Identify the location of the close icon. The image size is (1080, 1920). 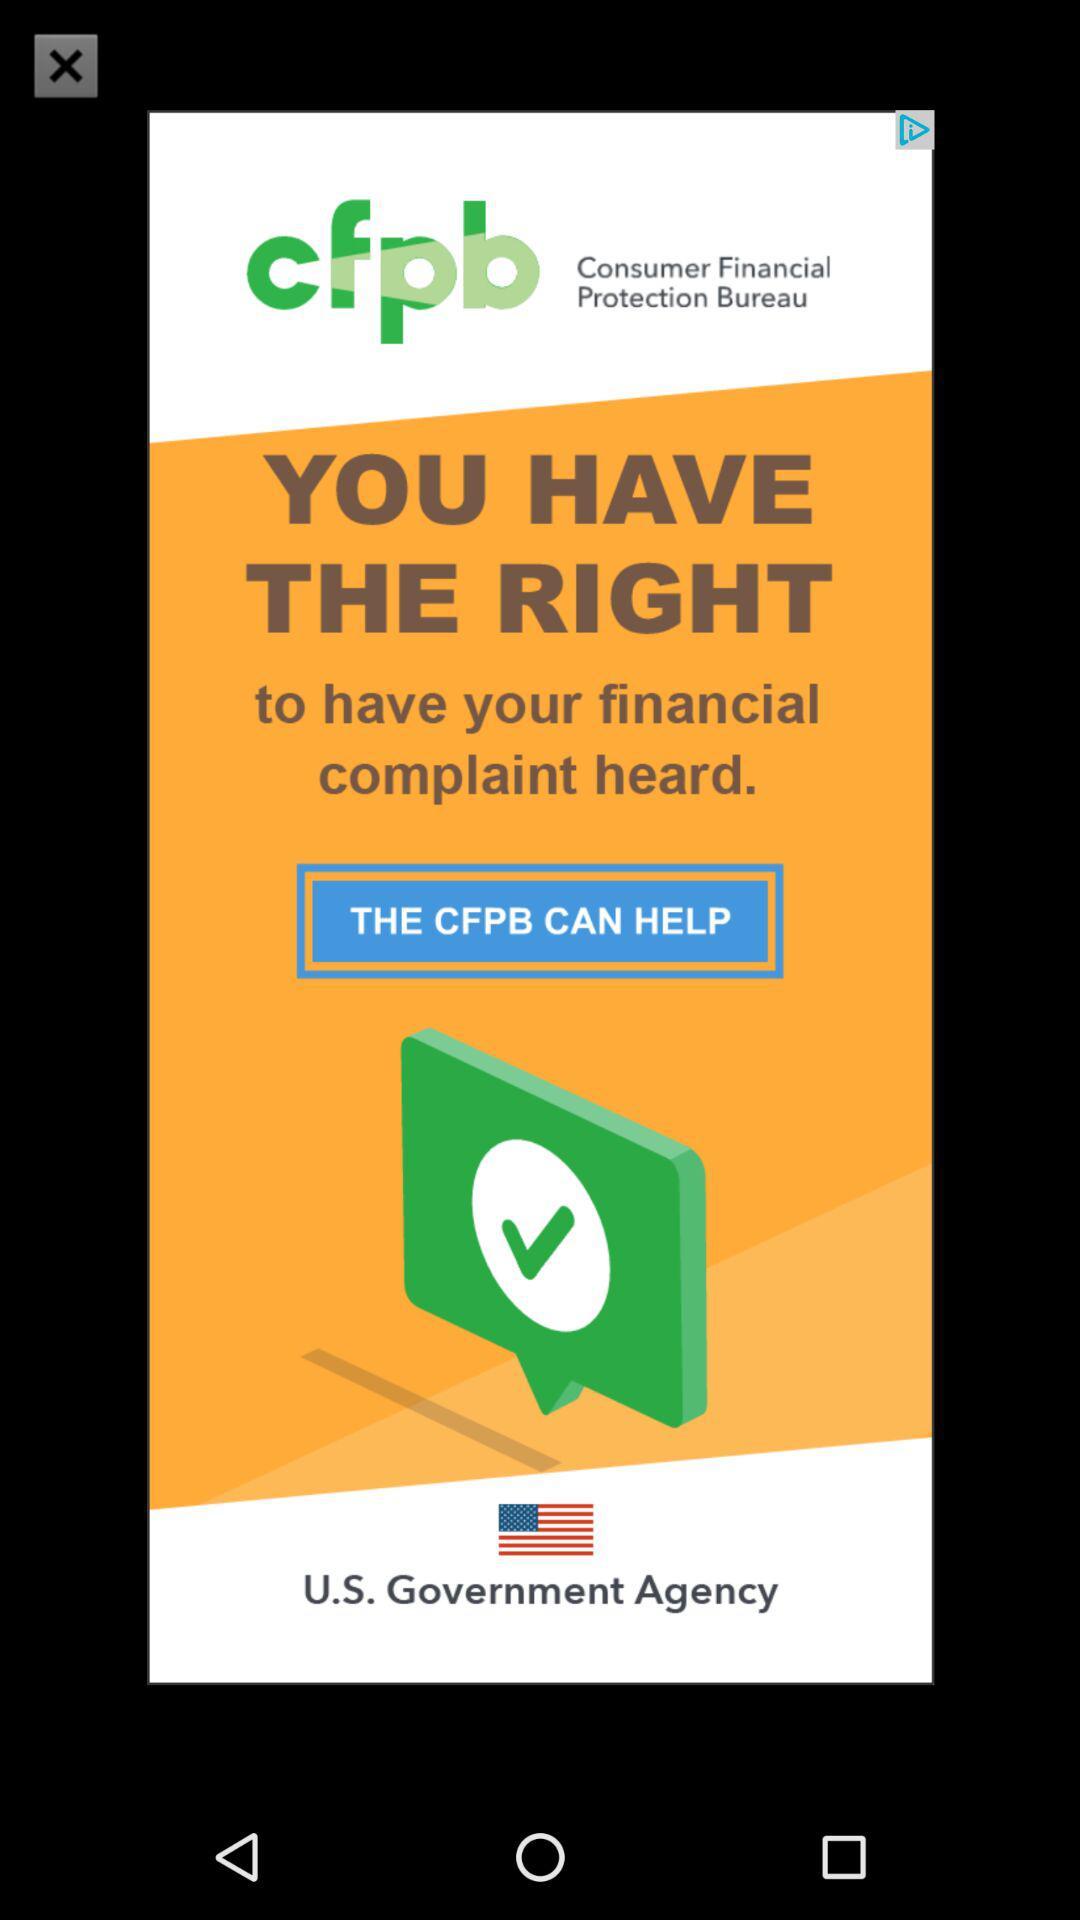
(64, 70).